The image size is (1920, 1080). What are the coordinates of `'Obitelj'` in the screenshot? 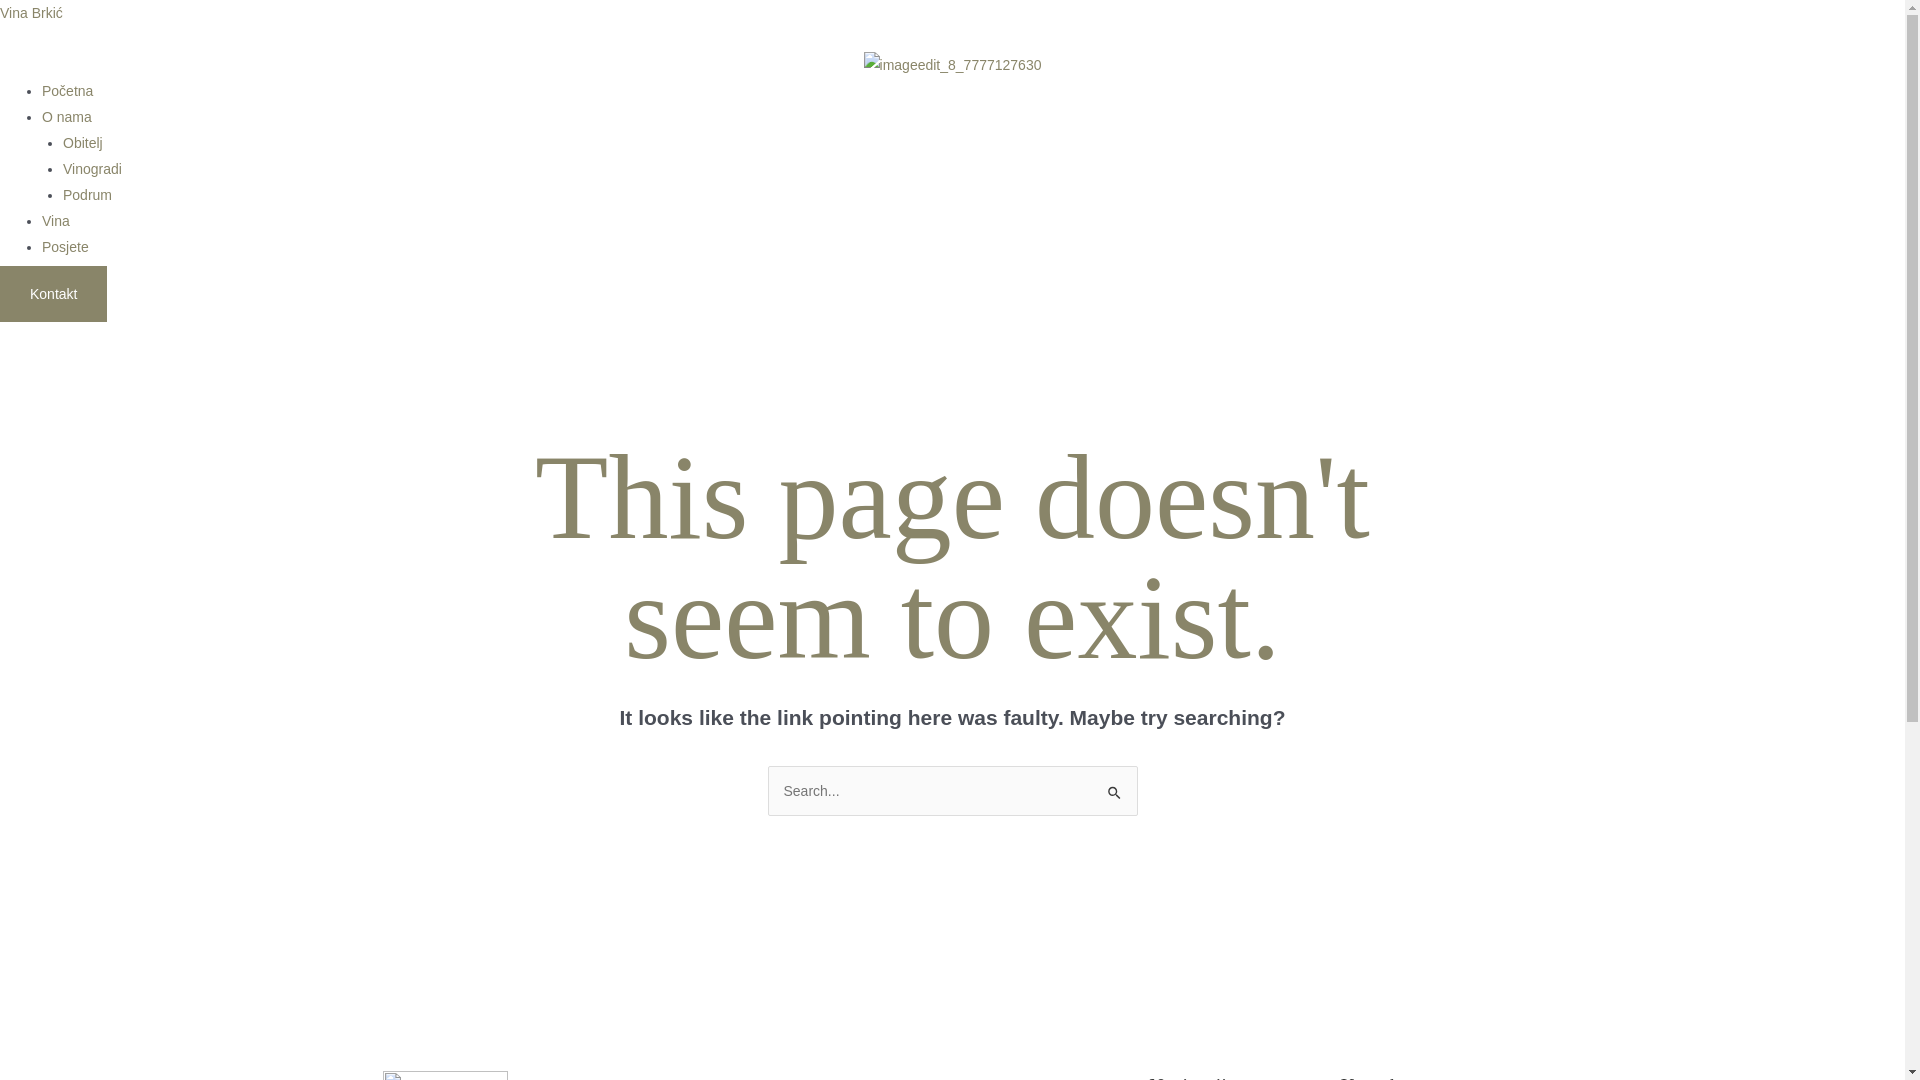 It's located at (81, 141).